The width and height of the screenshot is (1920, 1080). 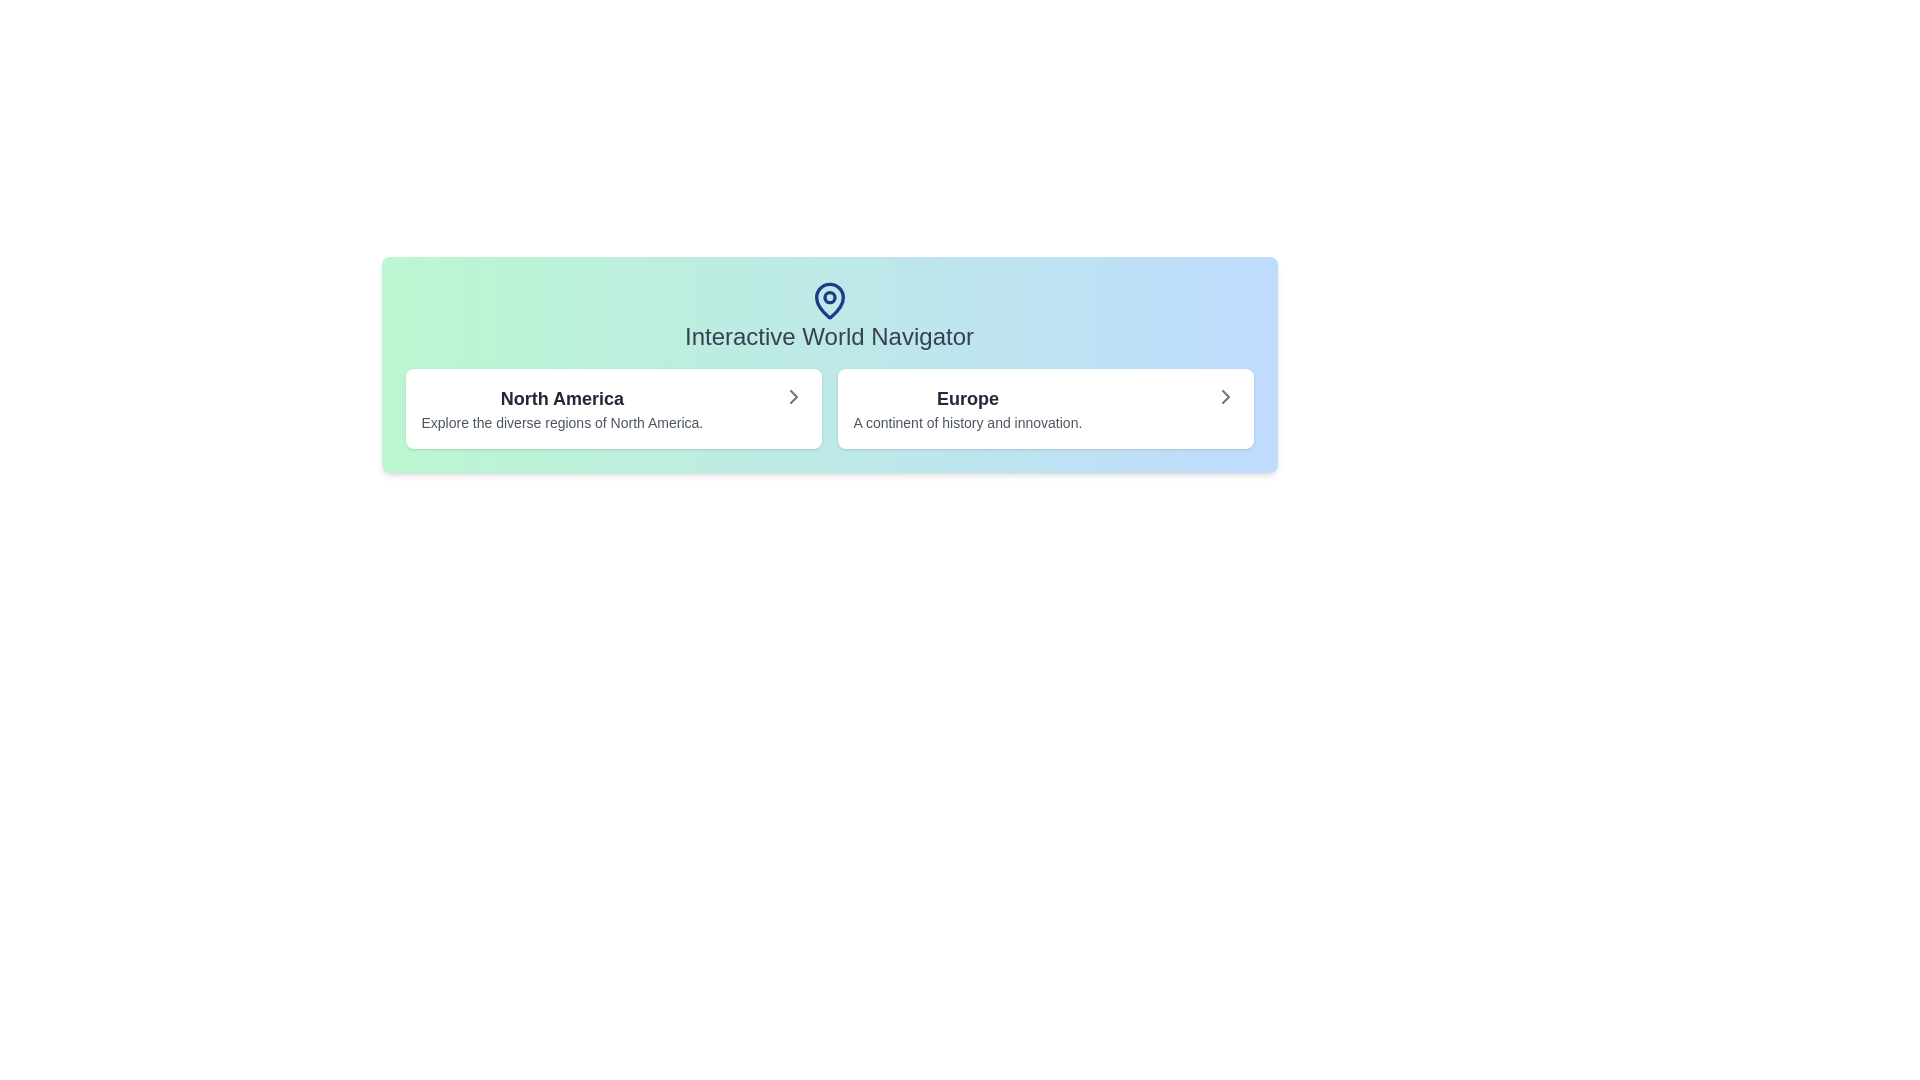 I want to click on text content of the text label positioned centrally below a map pin icon, which serves as a title or heading for the interface section, so click(x=829, y=335).